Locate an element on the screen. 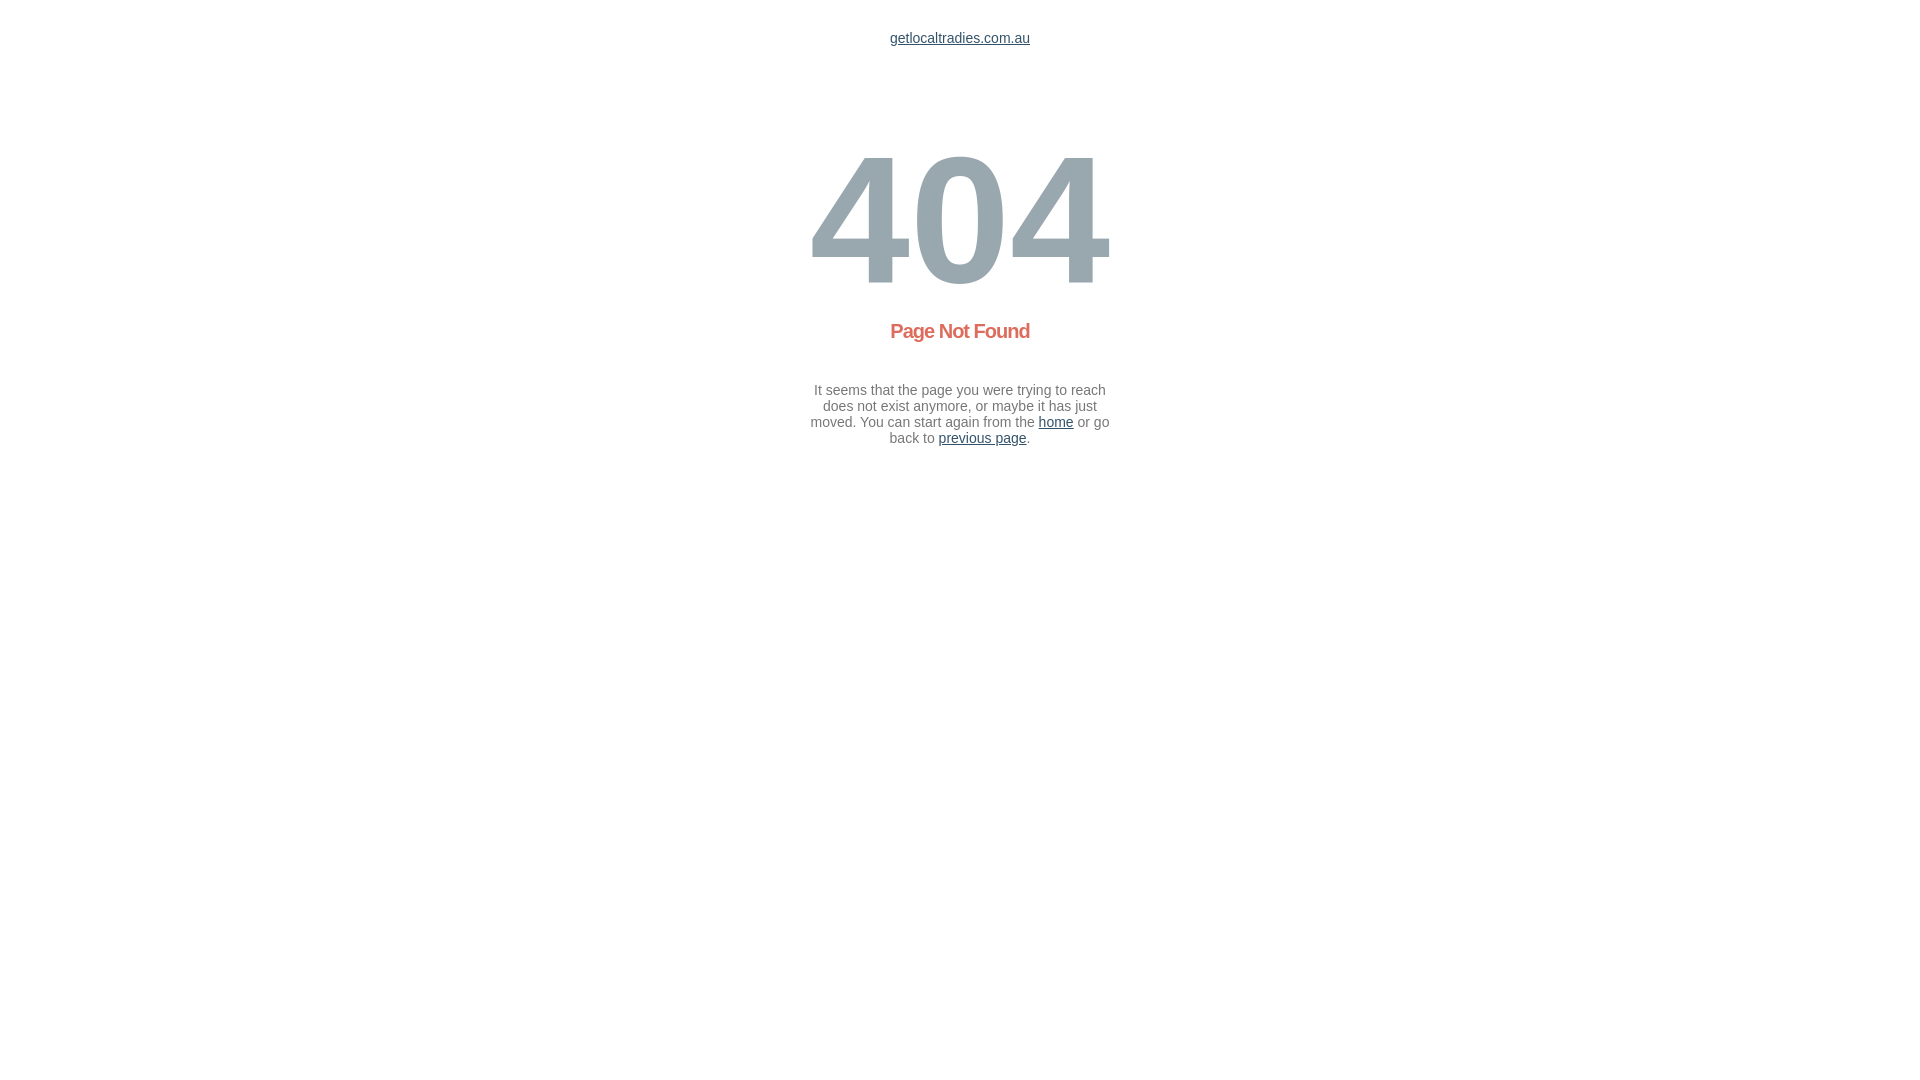 This screenshot has width=1920, height=1080. 'getlocaltradies.com.au' is located at coordinates (960, 38).